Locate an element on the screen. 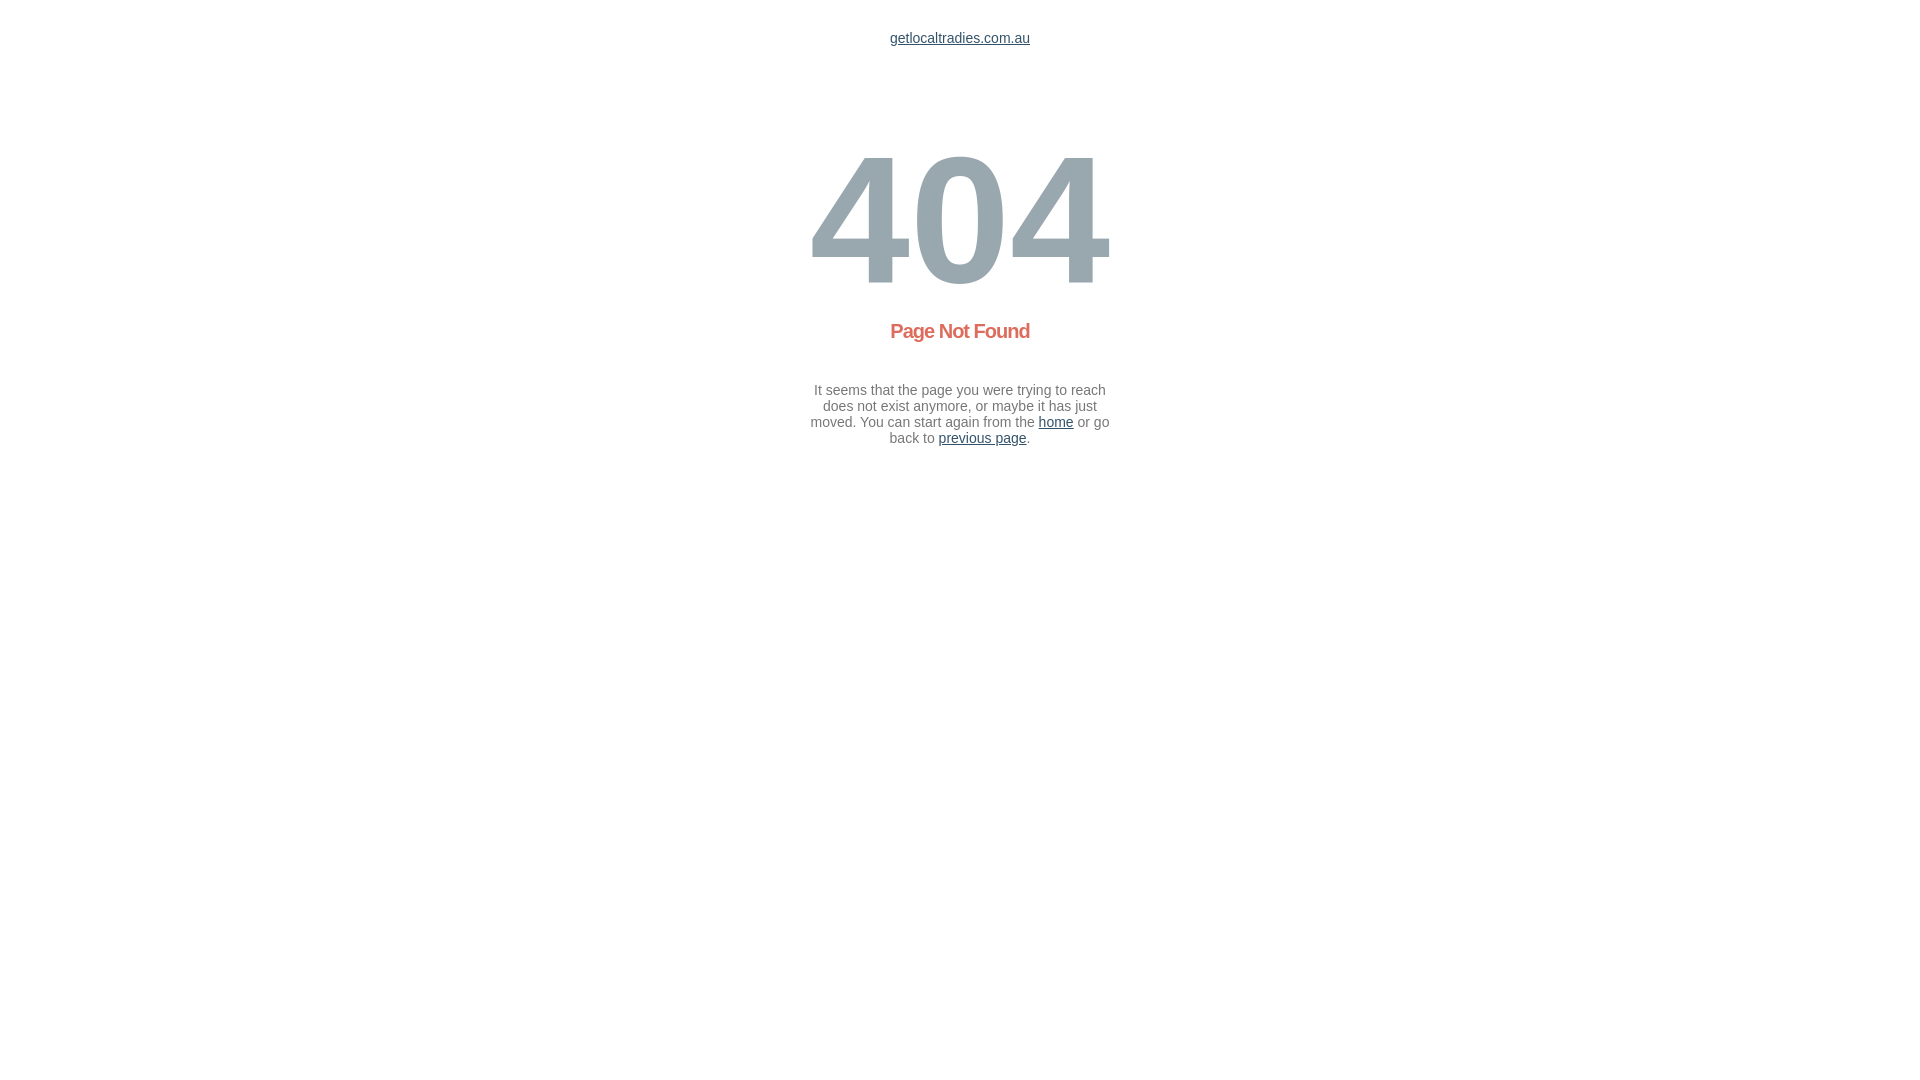 This screenshot has width=1920, height=1080. 'getlocaltradies.com.au' is located at coordinates (960, 38).